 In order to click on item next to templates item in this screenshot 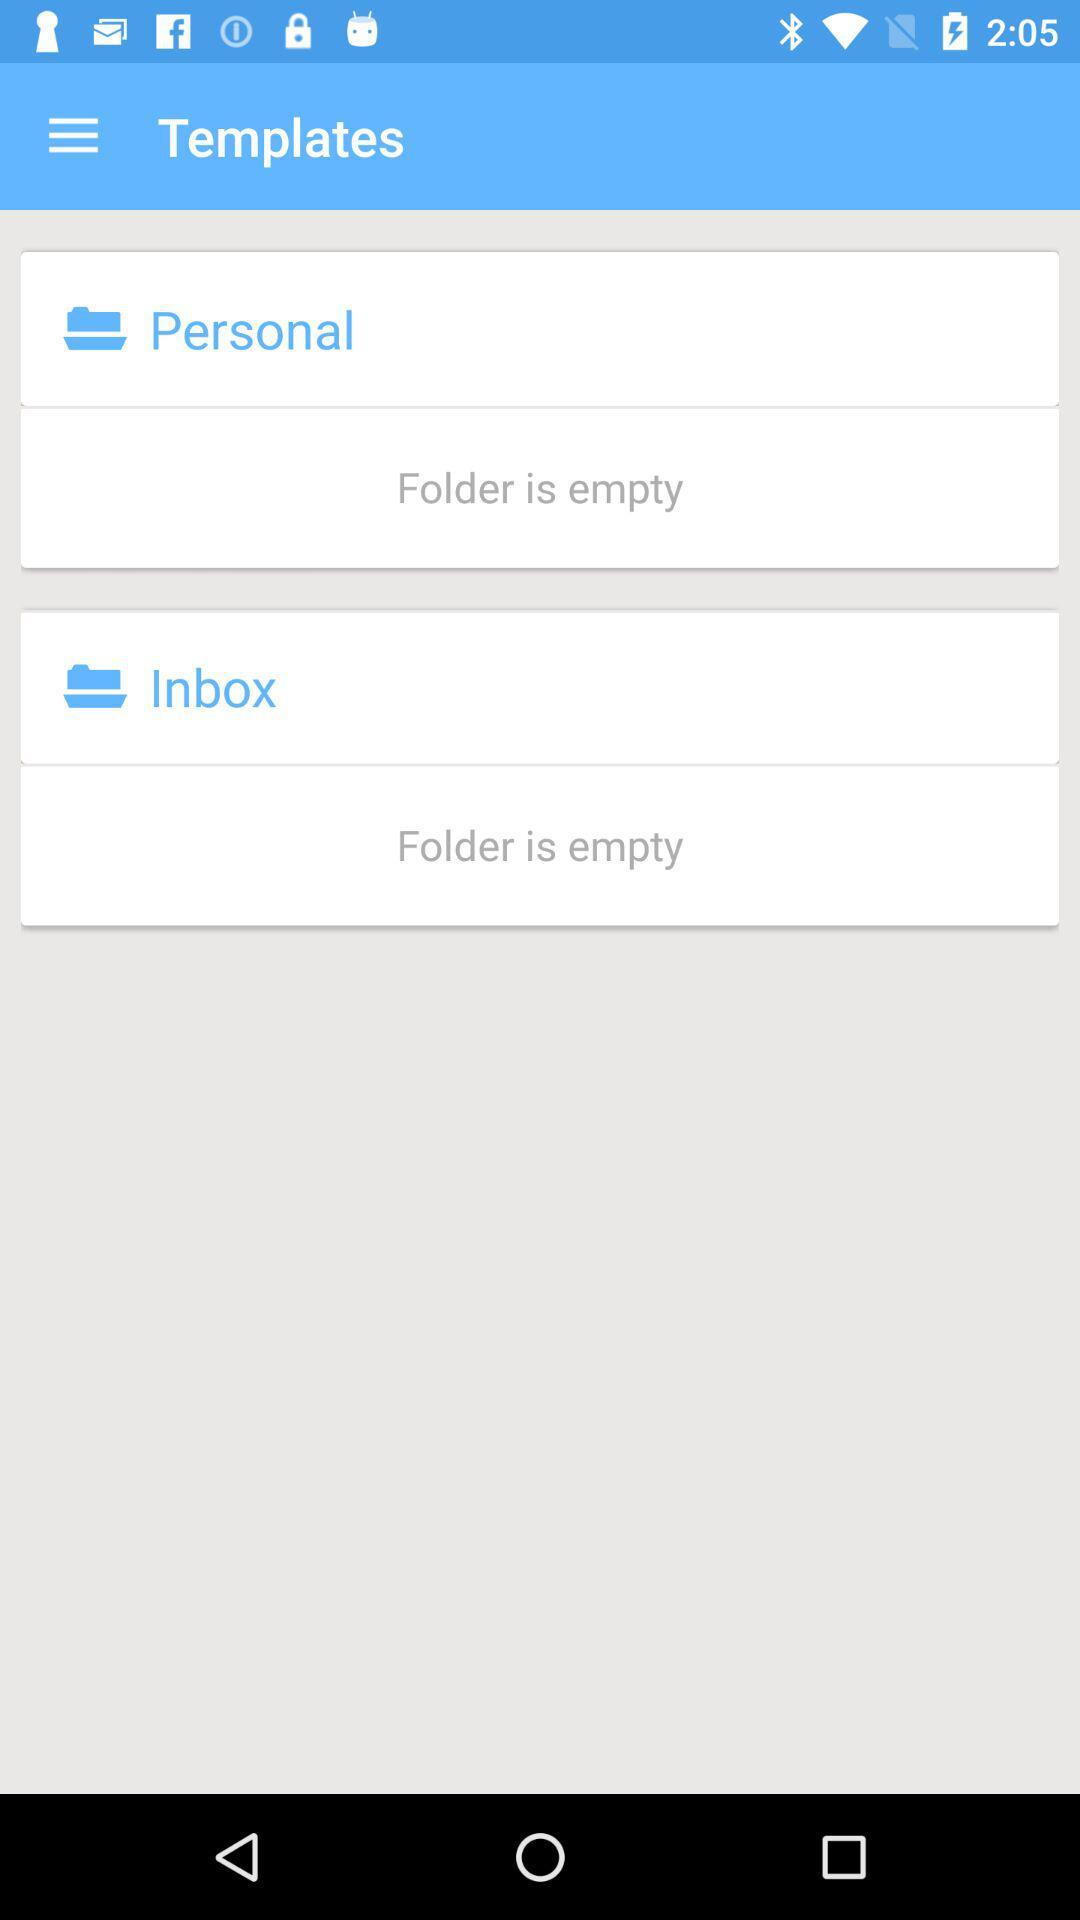, I will do `click(72, 135)`.